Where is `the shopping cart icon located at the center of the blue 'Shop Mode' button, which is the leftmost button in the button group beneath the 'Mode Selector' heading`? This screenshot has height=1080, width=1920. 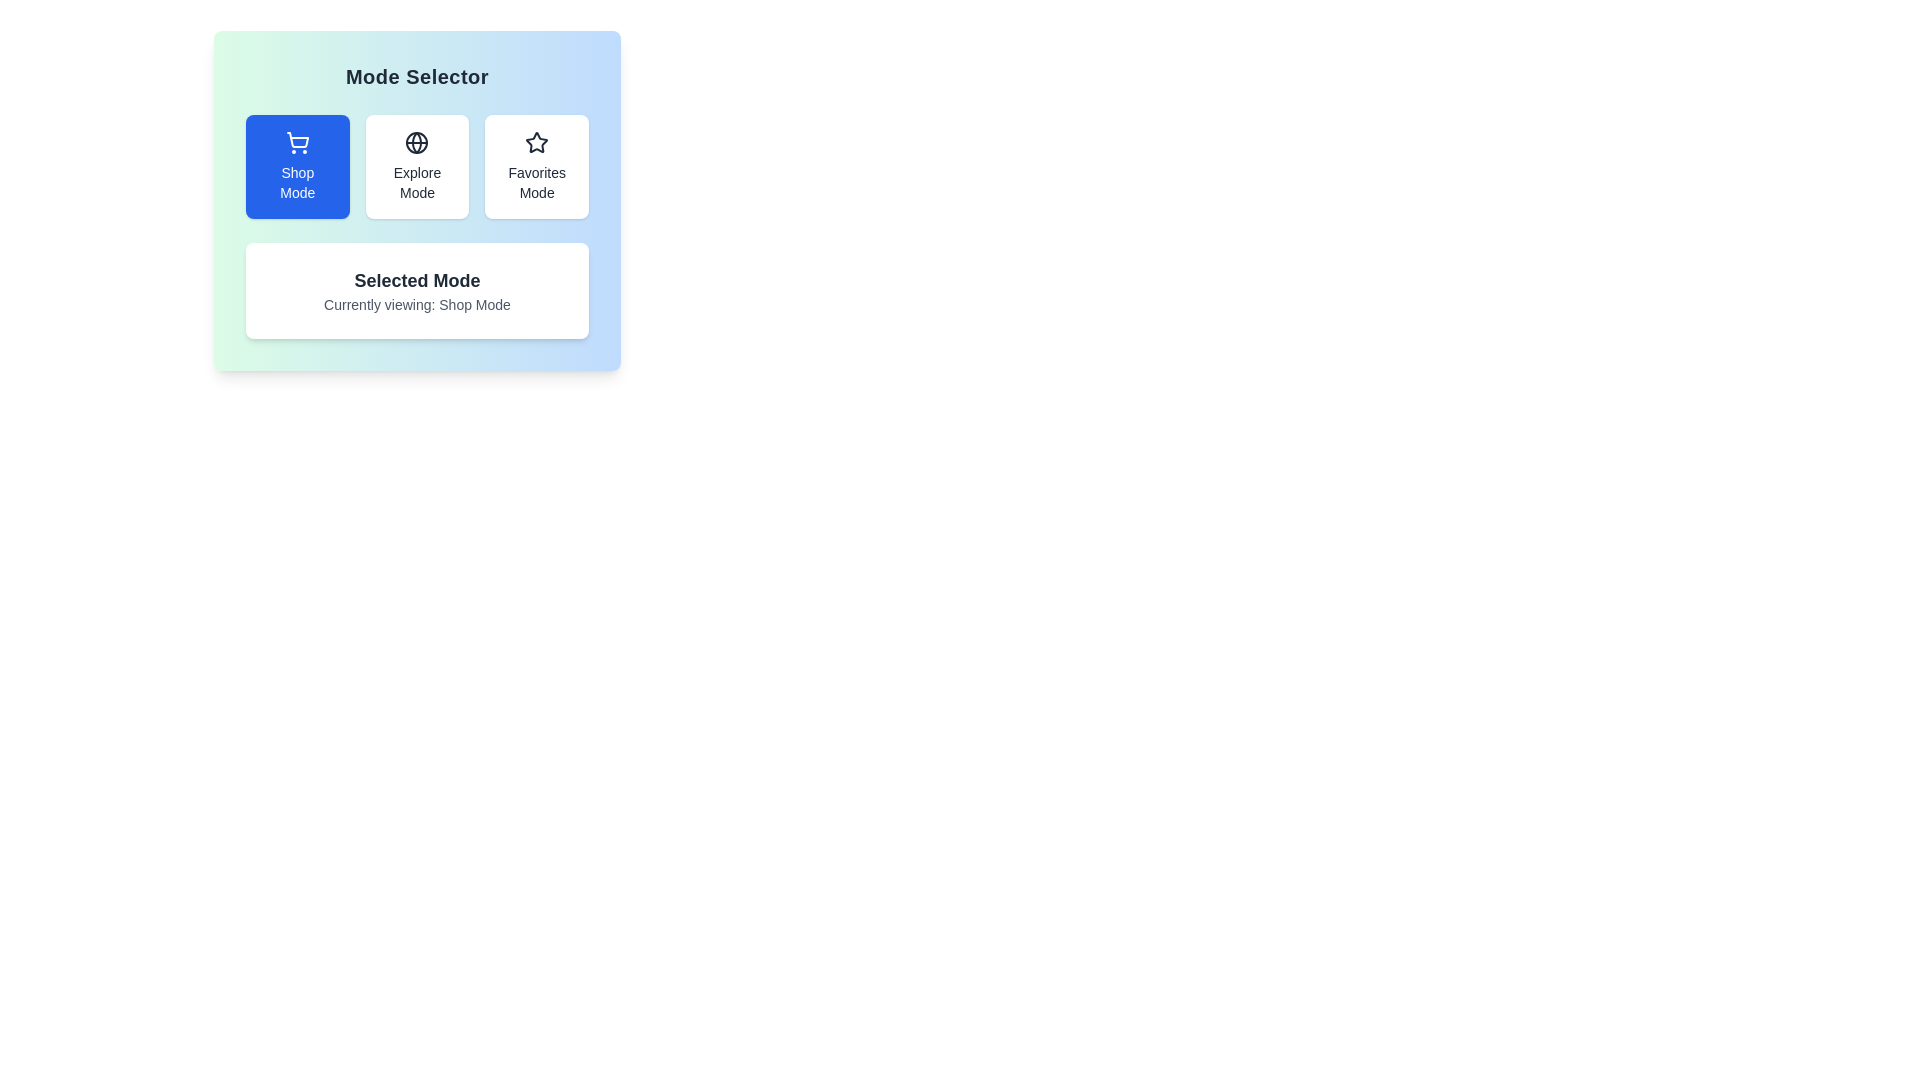
the shopping cart icon located at the center of the blue 'Shop Mode' button, which is the leftmost button in the button group beneath the 'Mode Selector' heading is located at coordinates (296, 141).